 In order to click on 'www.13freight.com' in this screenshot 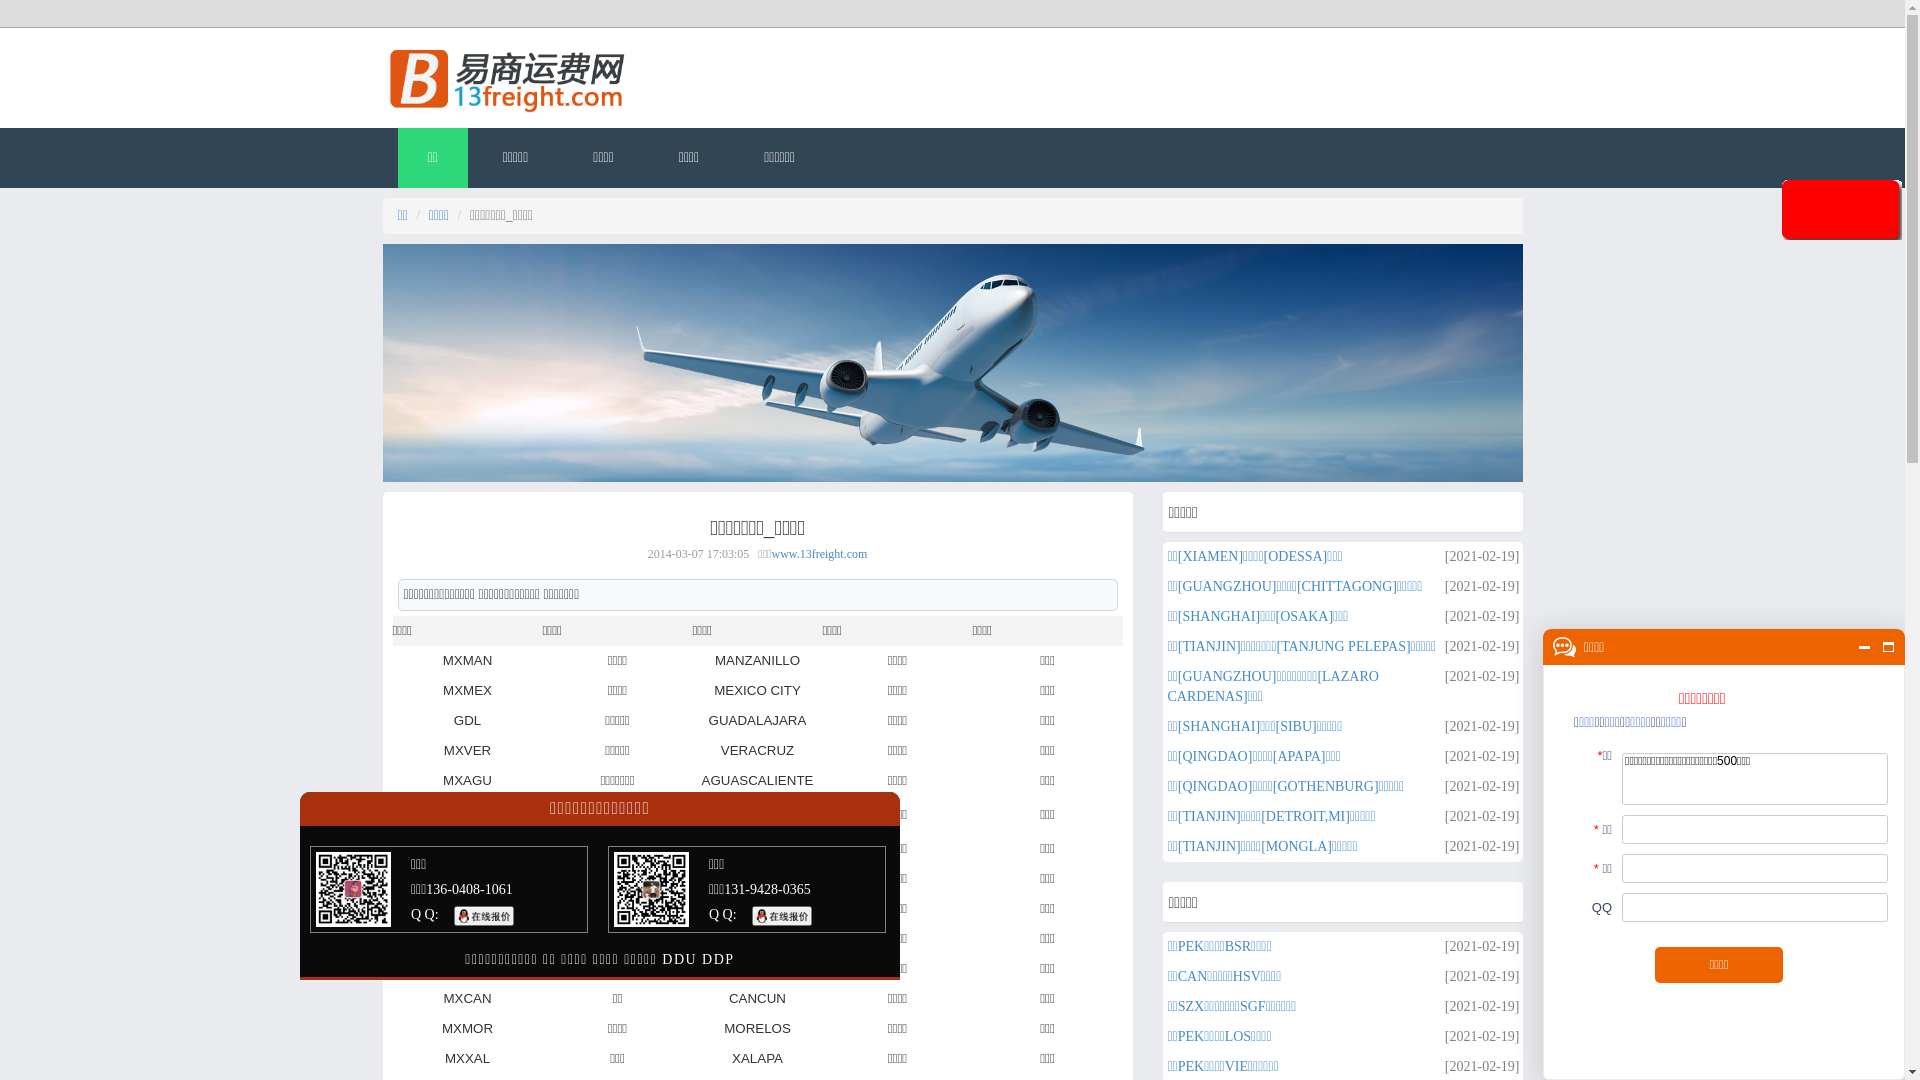, I will do `click(819, 554)`.